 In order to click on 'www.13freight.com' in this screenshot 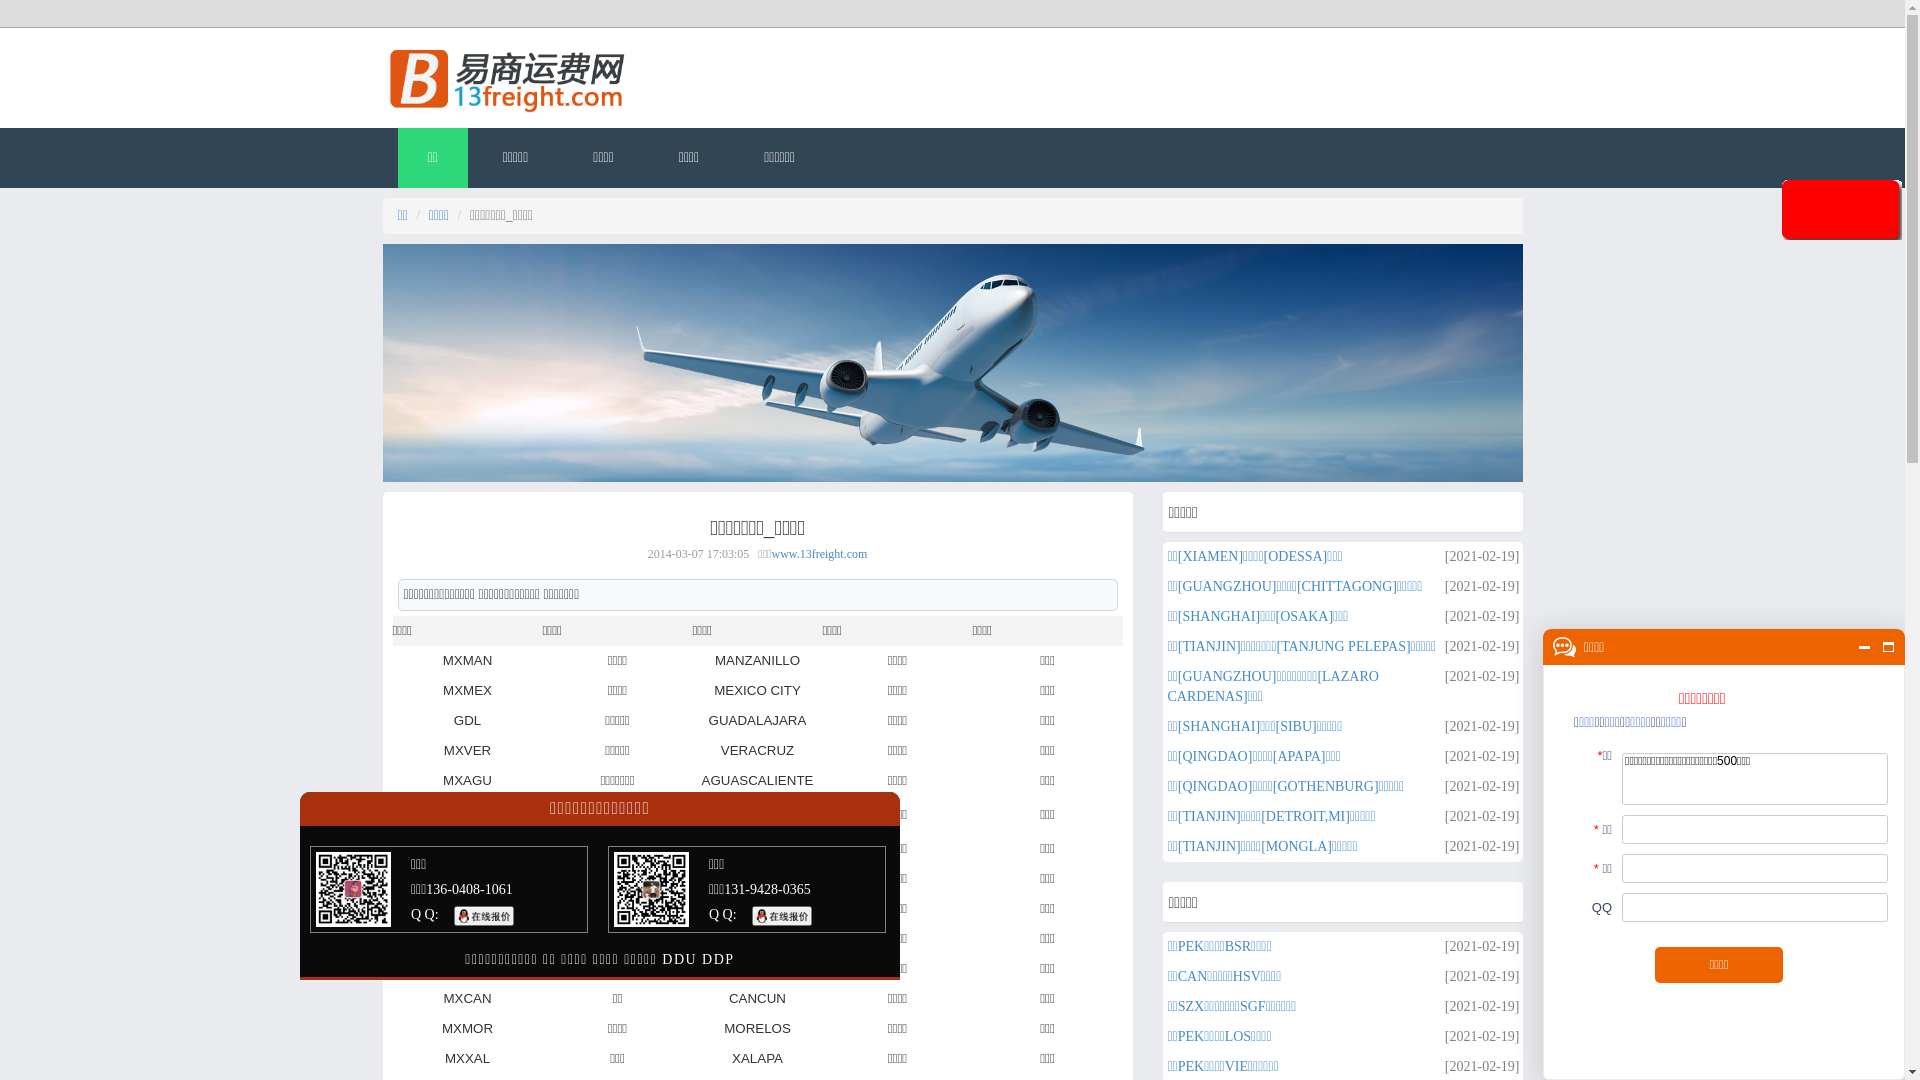, I will do `click(819, 554)`.